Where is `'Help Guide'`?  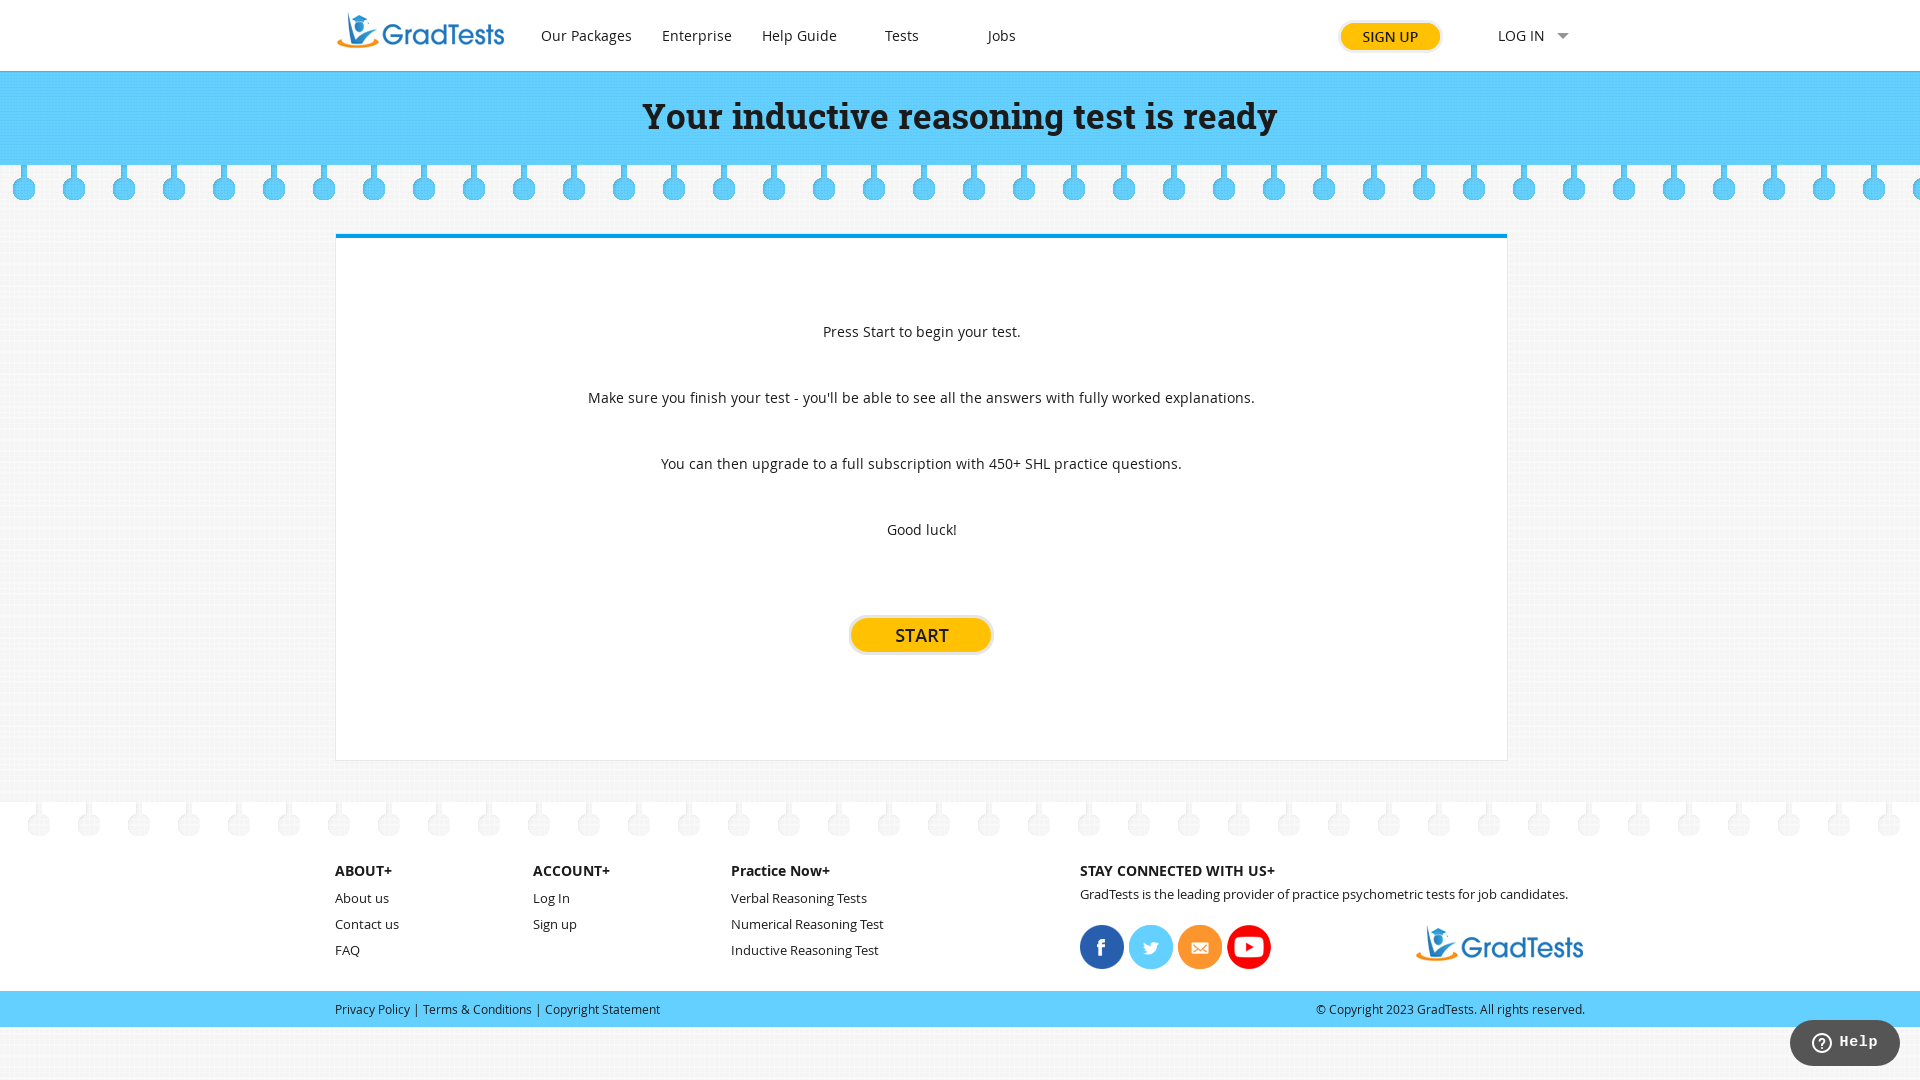 'Help Guide' is located at coordinates (798, 35).